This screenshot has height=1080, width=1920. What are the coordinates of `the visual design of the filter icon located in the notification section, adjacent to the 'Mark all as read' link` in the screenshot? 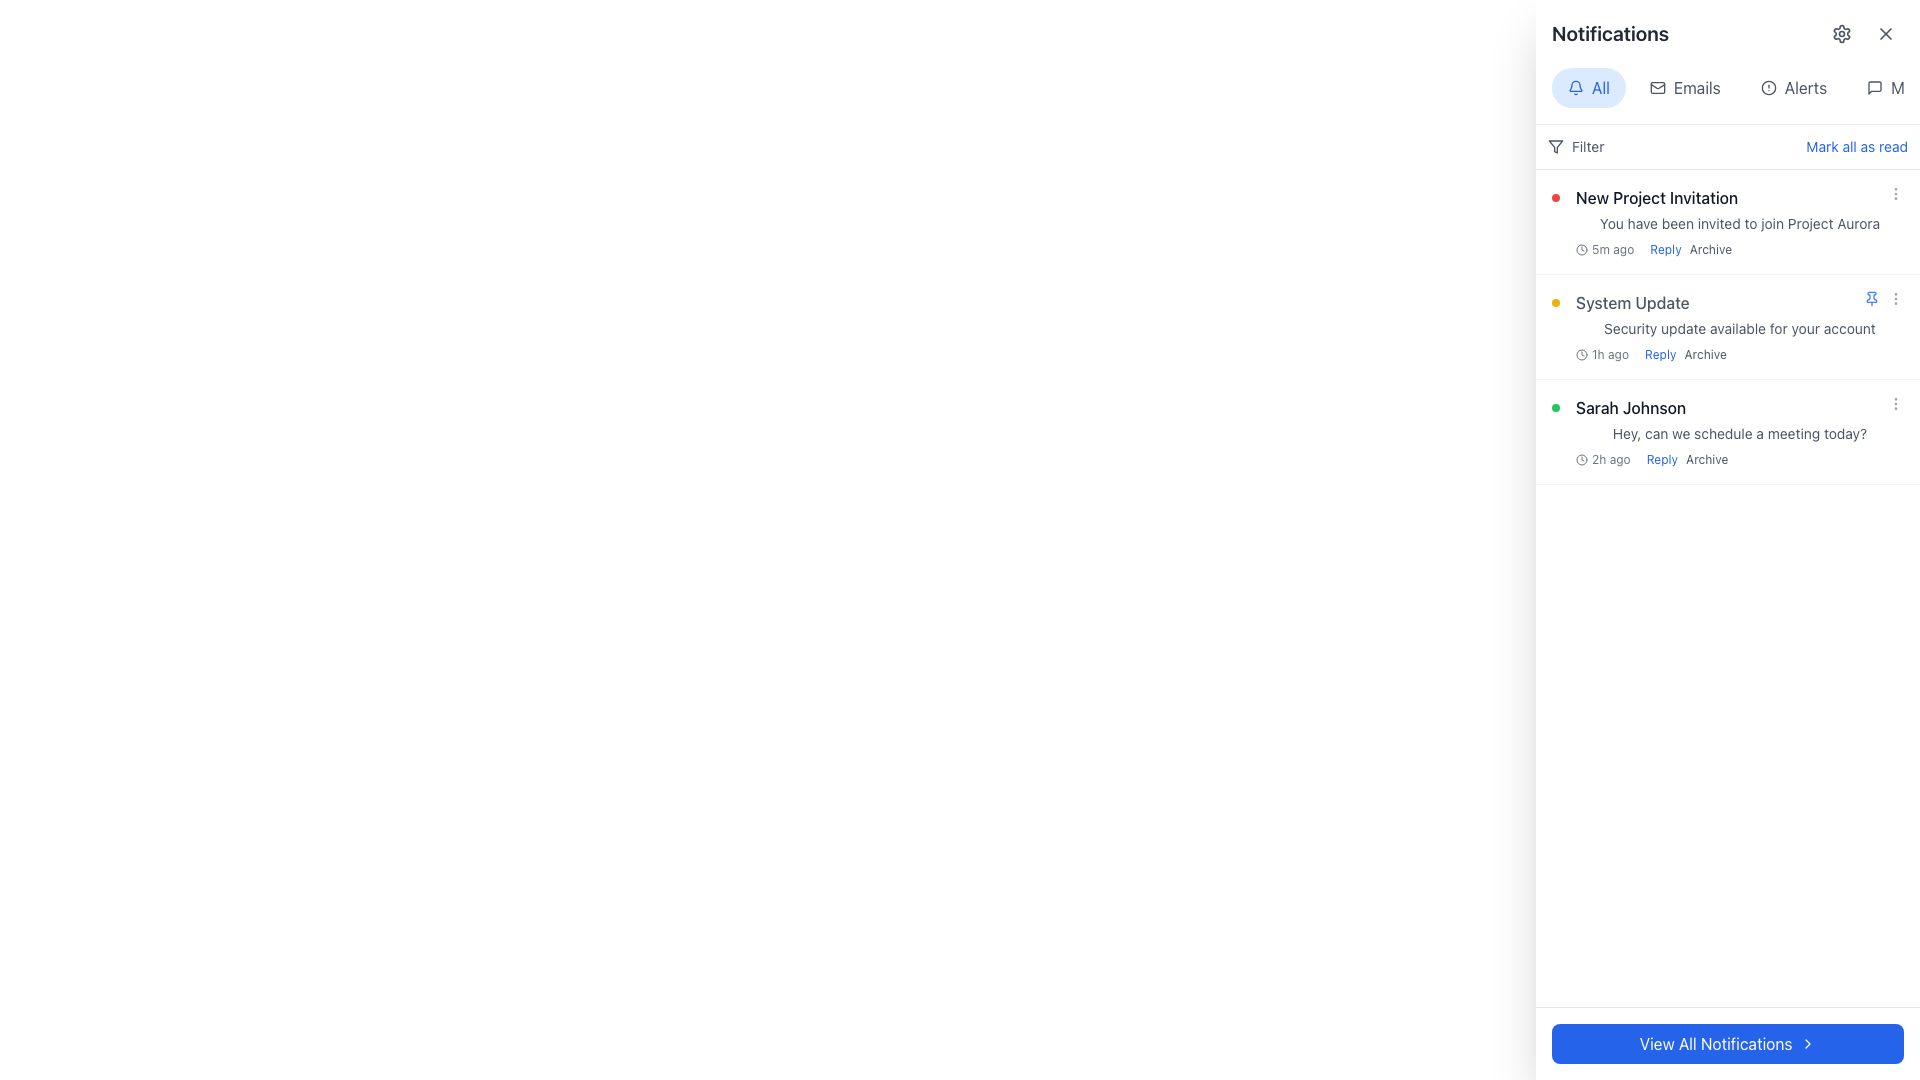 It's located at (1554, 145).